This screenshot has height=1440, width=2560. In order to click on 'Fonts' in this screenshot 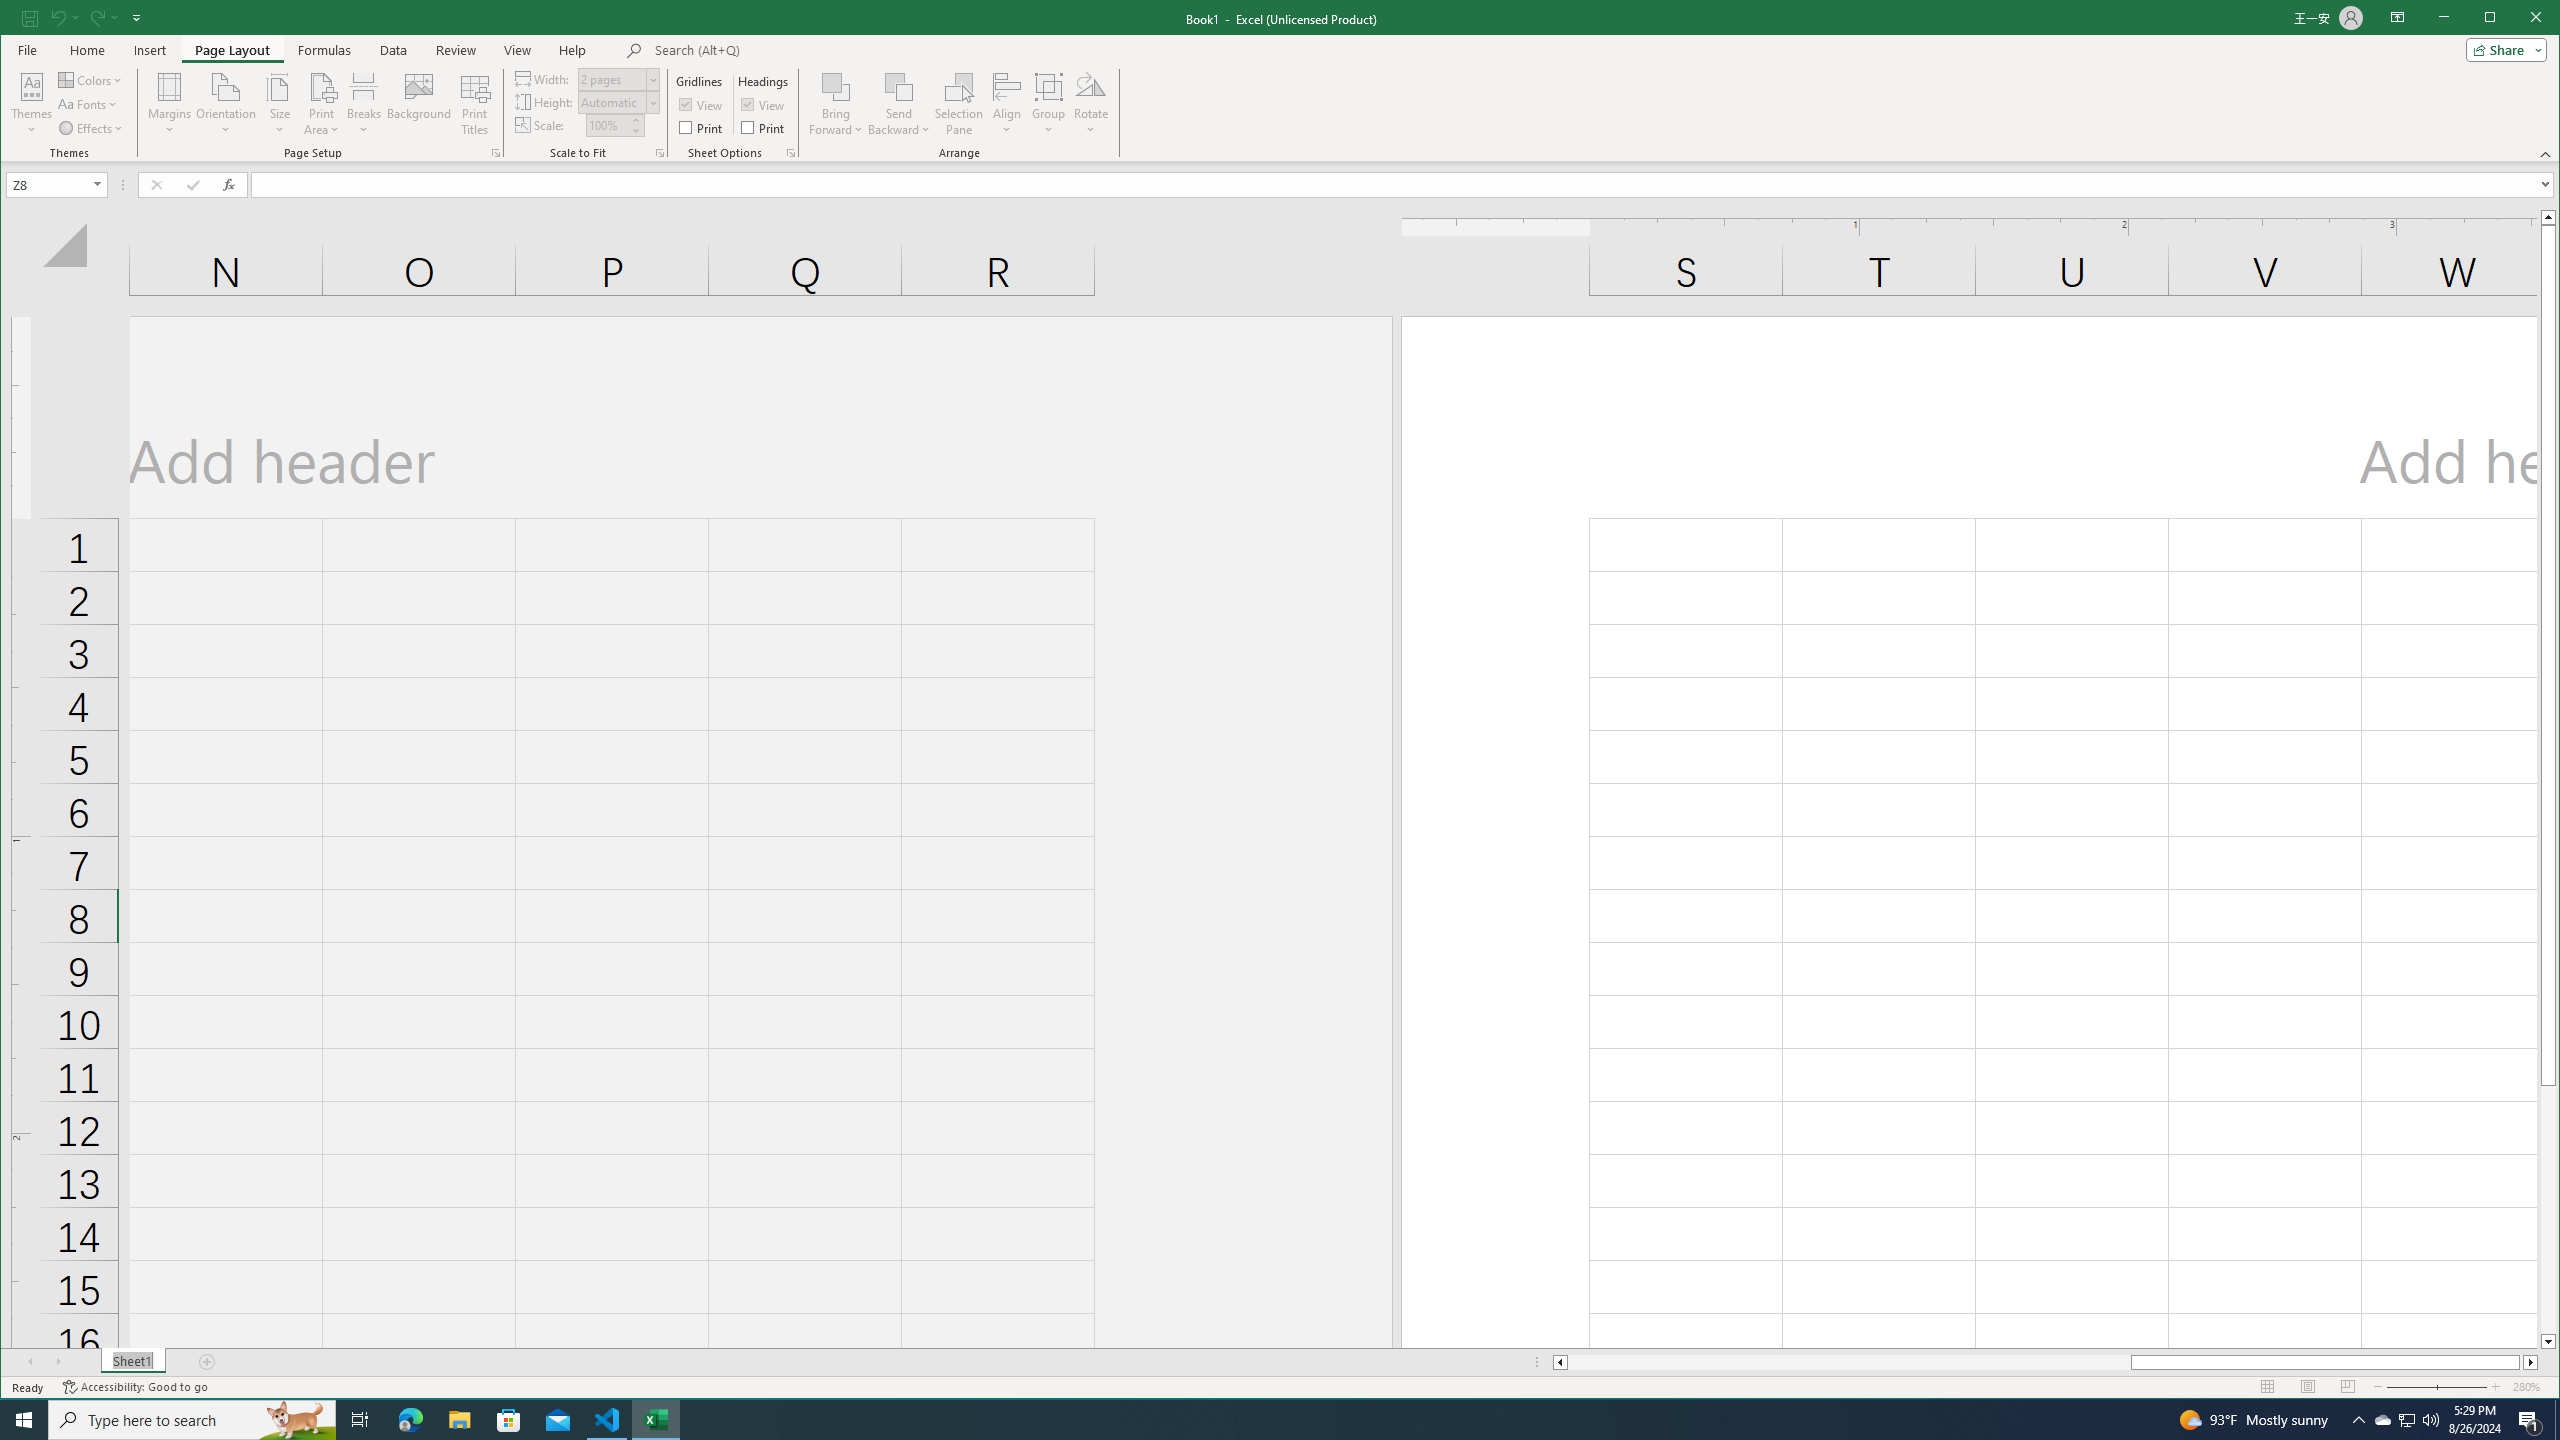, I will do `click(87, 104)`.